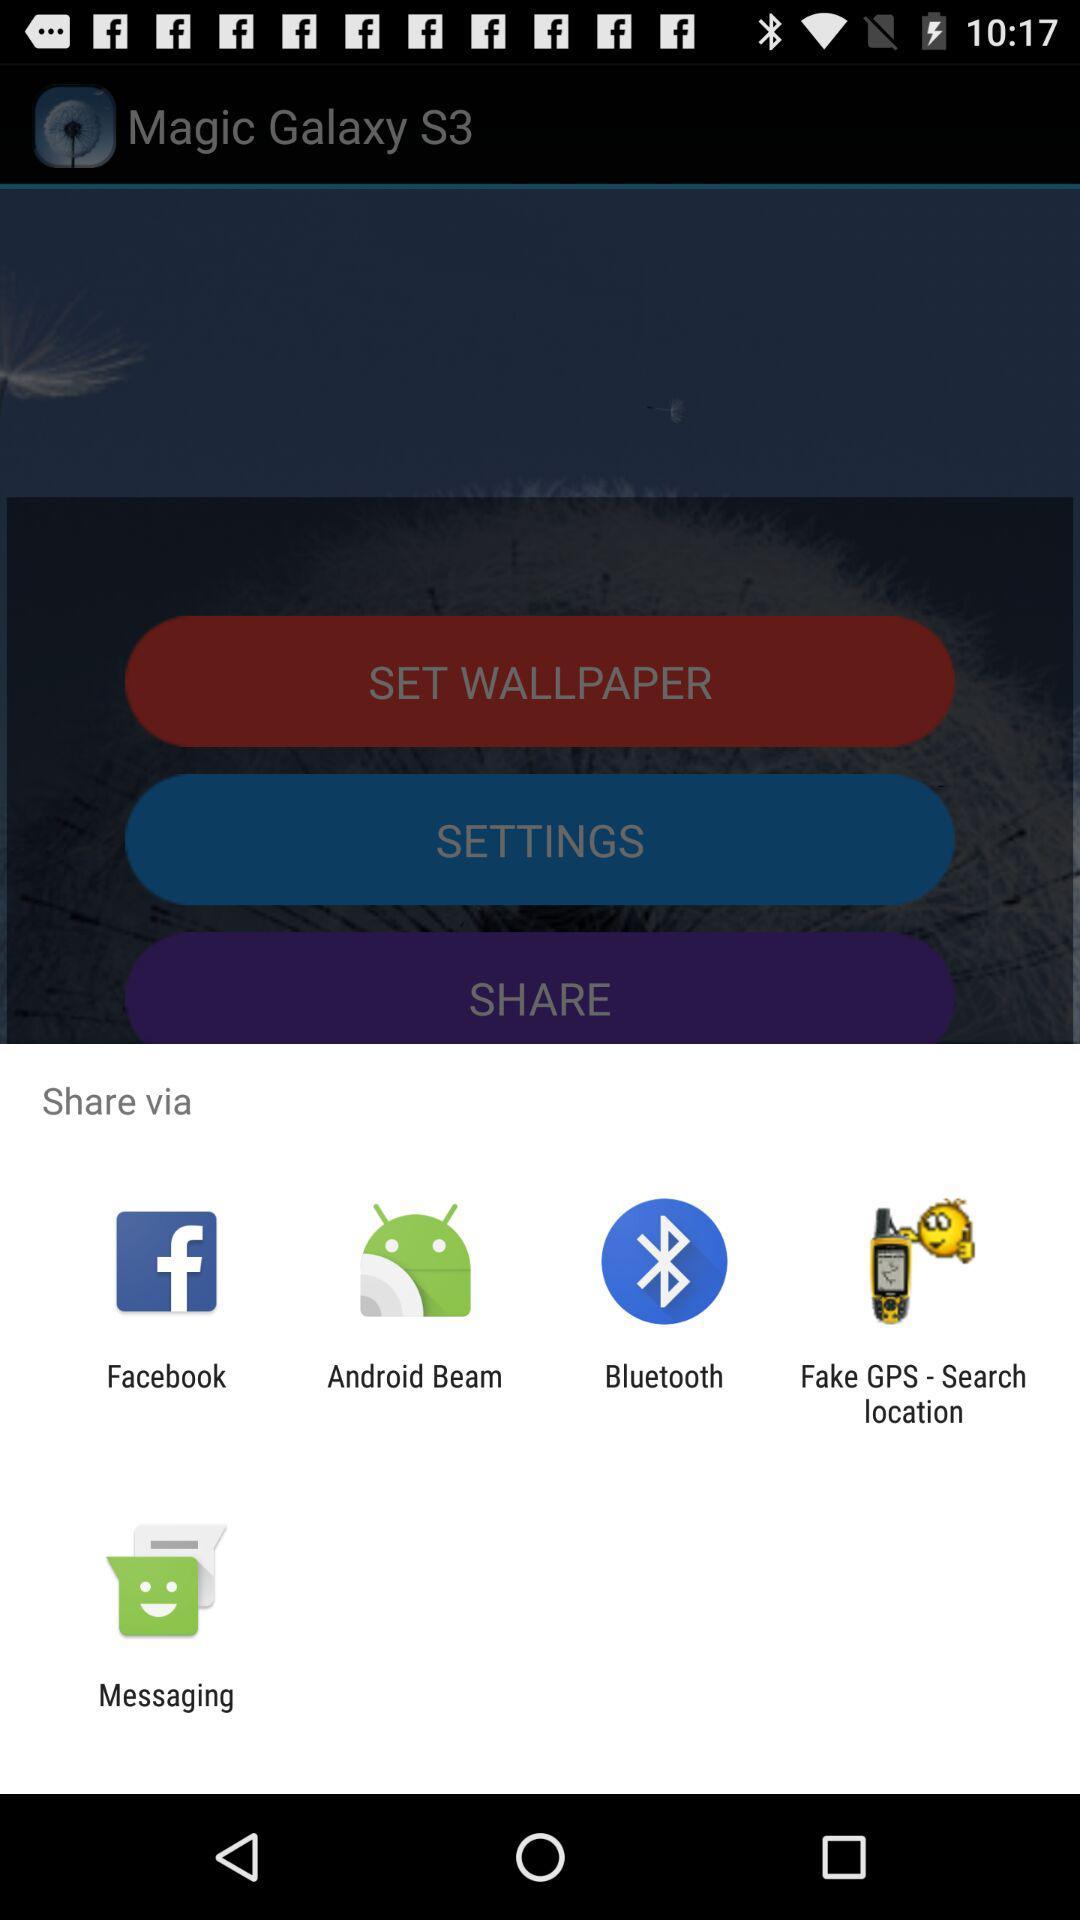 This screenshot has width=1080, height=1920. Describe the element at coordinates (913, 1392) in the screenshot. I see `fake gps search icon` at that location.